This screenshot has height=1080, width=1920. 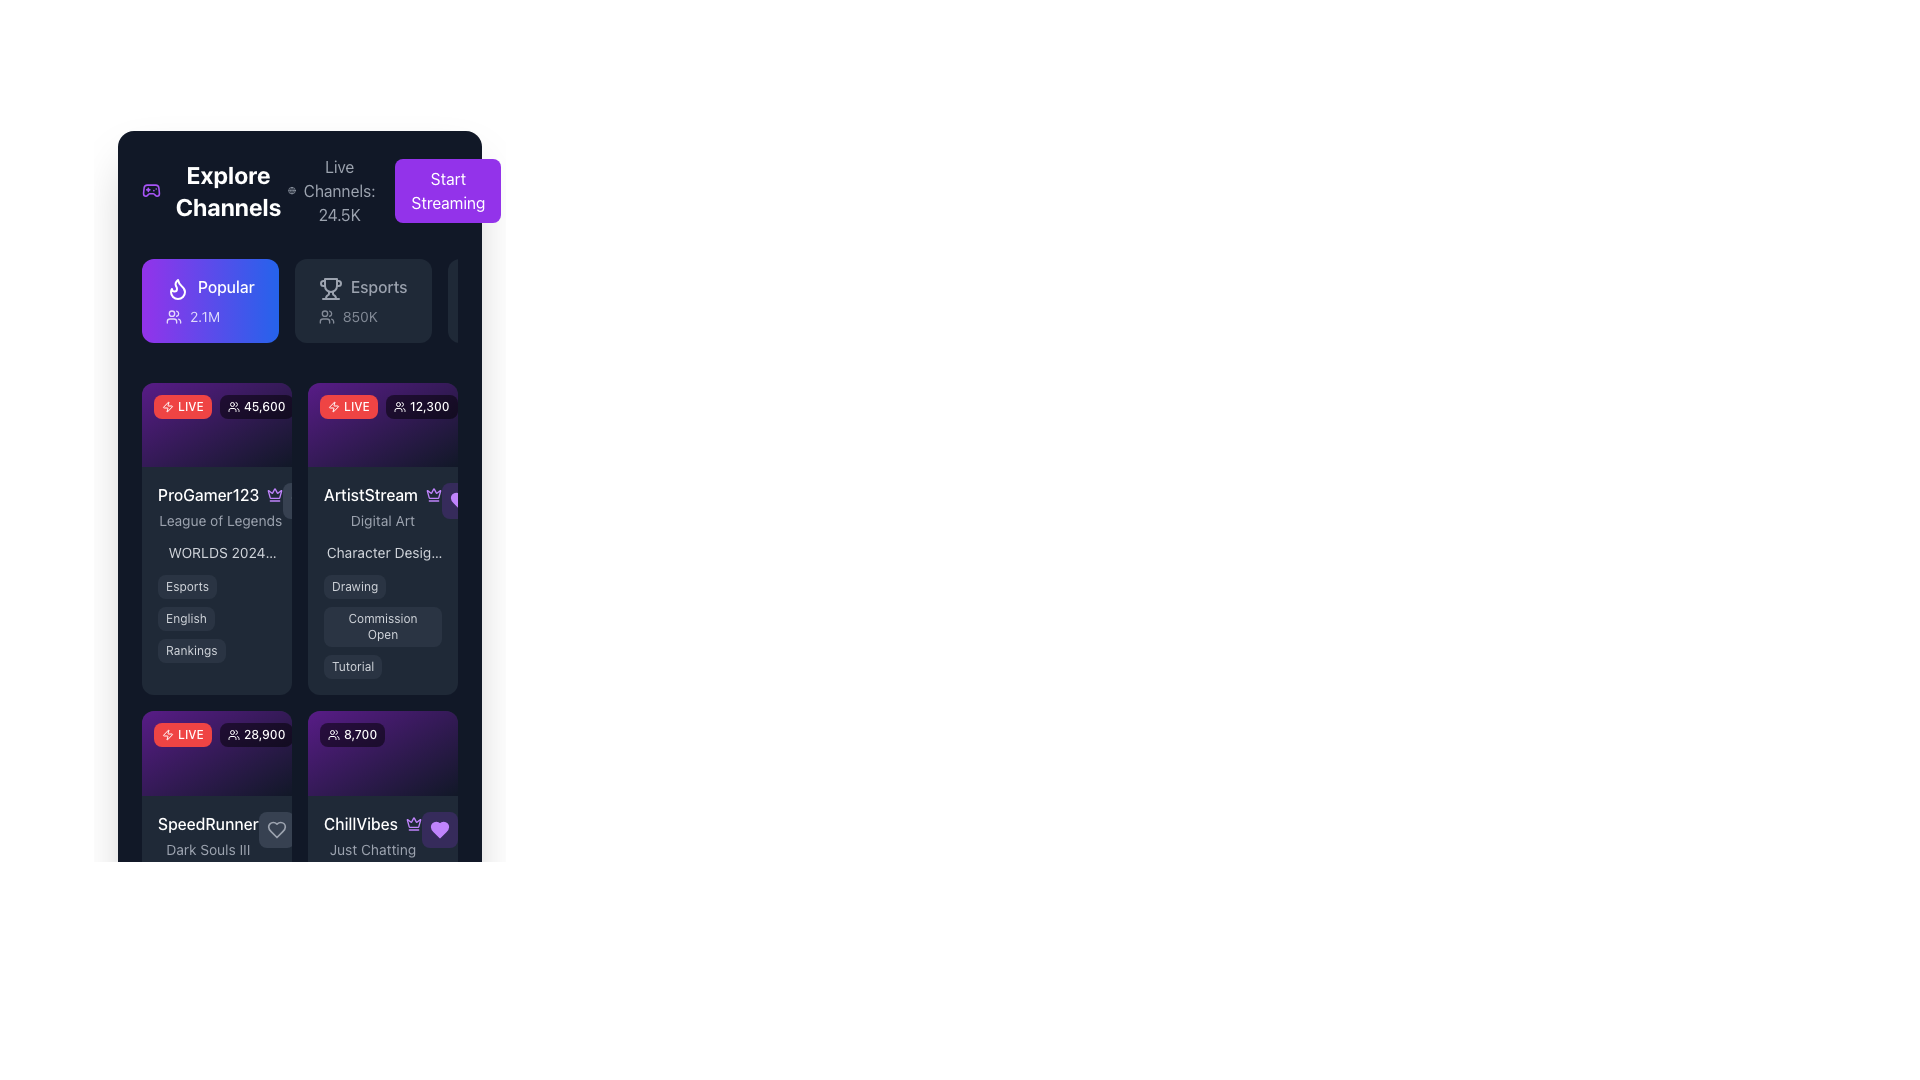 I want to click on the label with the text 'ChillVibes' and the accompanying crown icon, located in the second column of the second row within the content grid, so click(x=373, y=823).